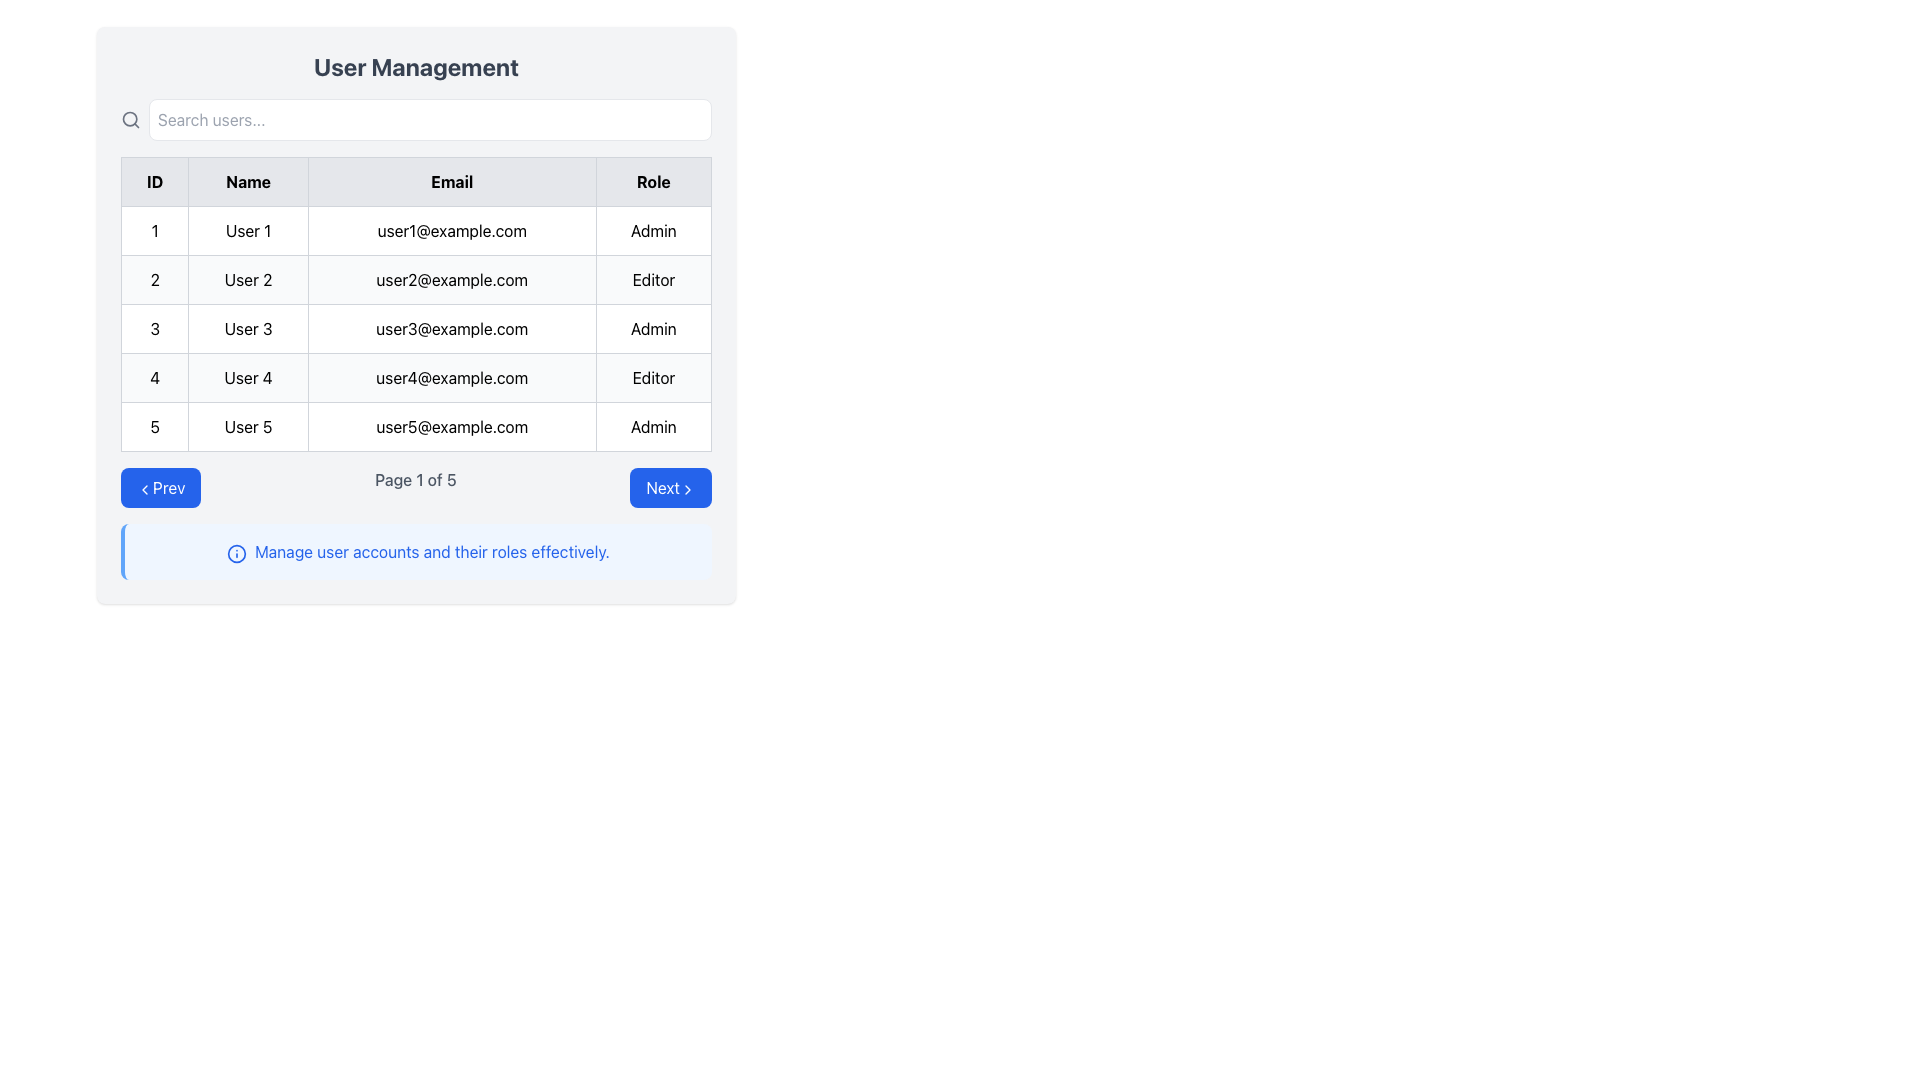 This screenshot has height=1080, width=1920. What do you see at coordinates (161, 488) in the screenshot?
I see `the left-most pagination button located to the left of the text 'Page 1 of 5'` at bounding box center [161, 488].